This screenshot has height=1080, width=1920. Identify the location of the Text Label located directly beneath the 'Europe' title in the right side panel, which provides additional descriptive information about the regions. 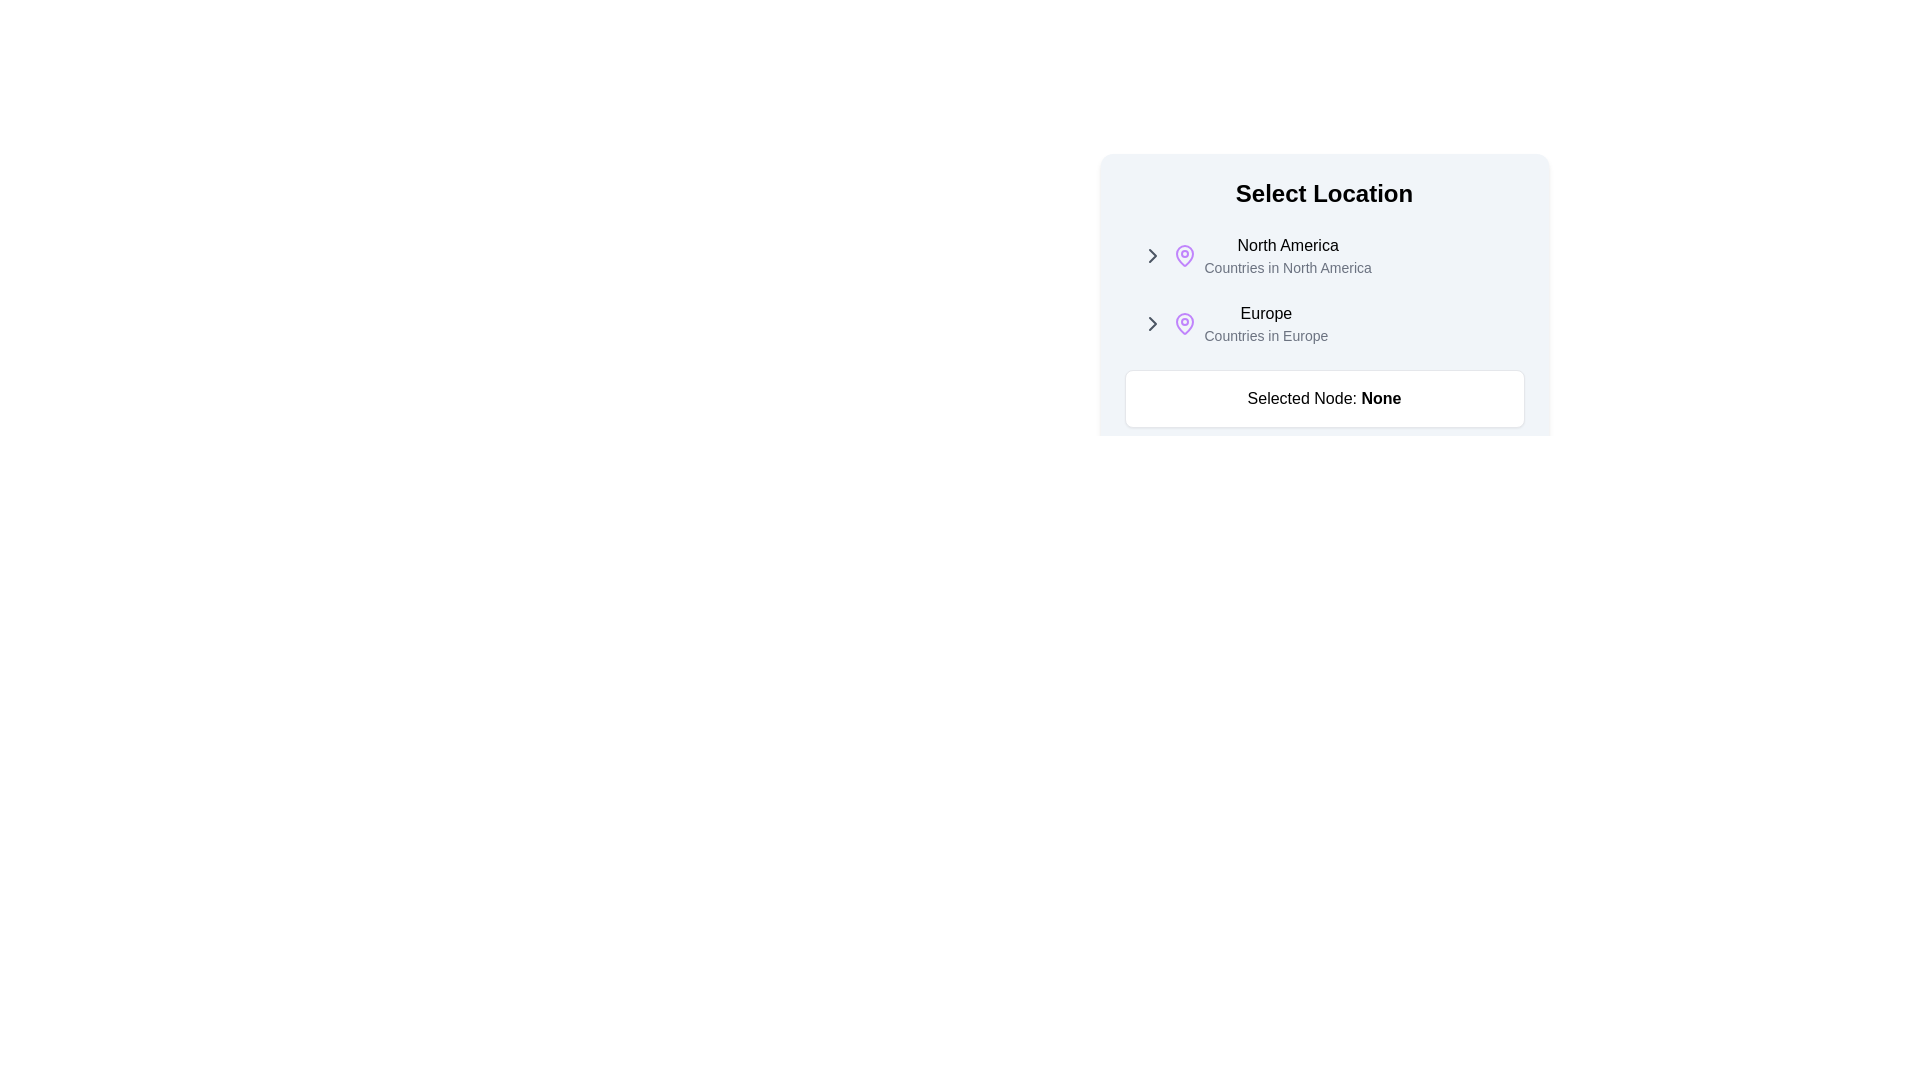
(1265, 334).